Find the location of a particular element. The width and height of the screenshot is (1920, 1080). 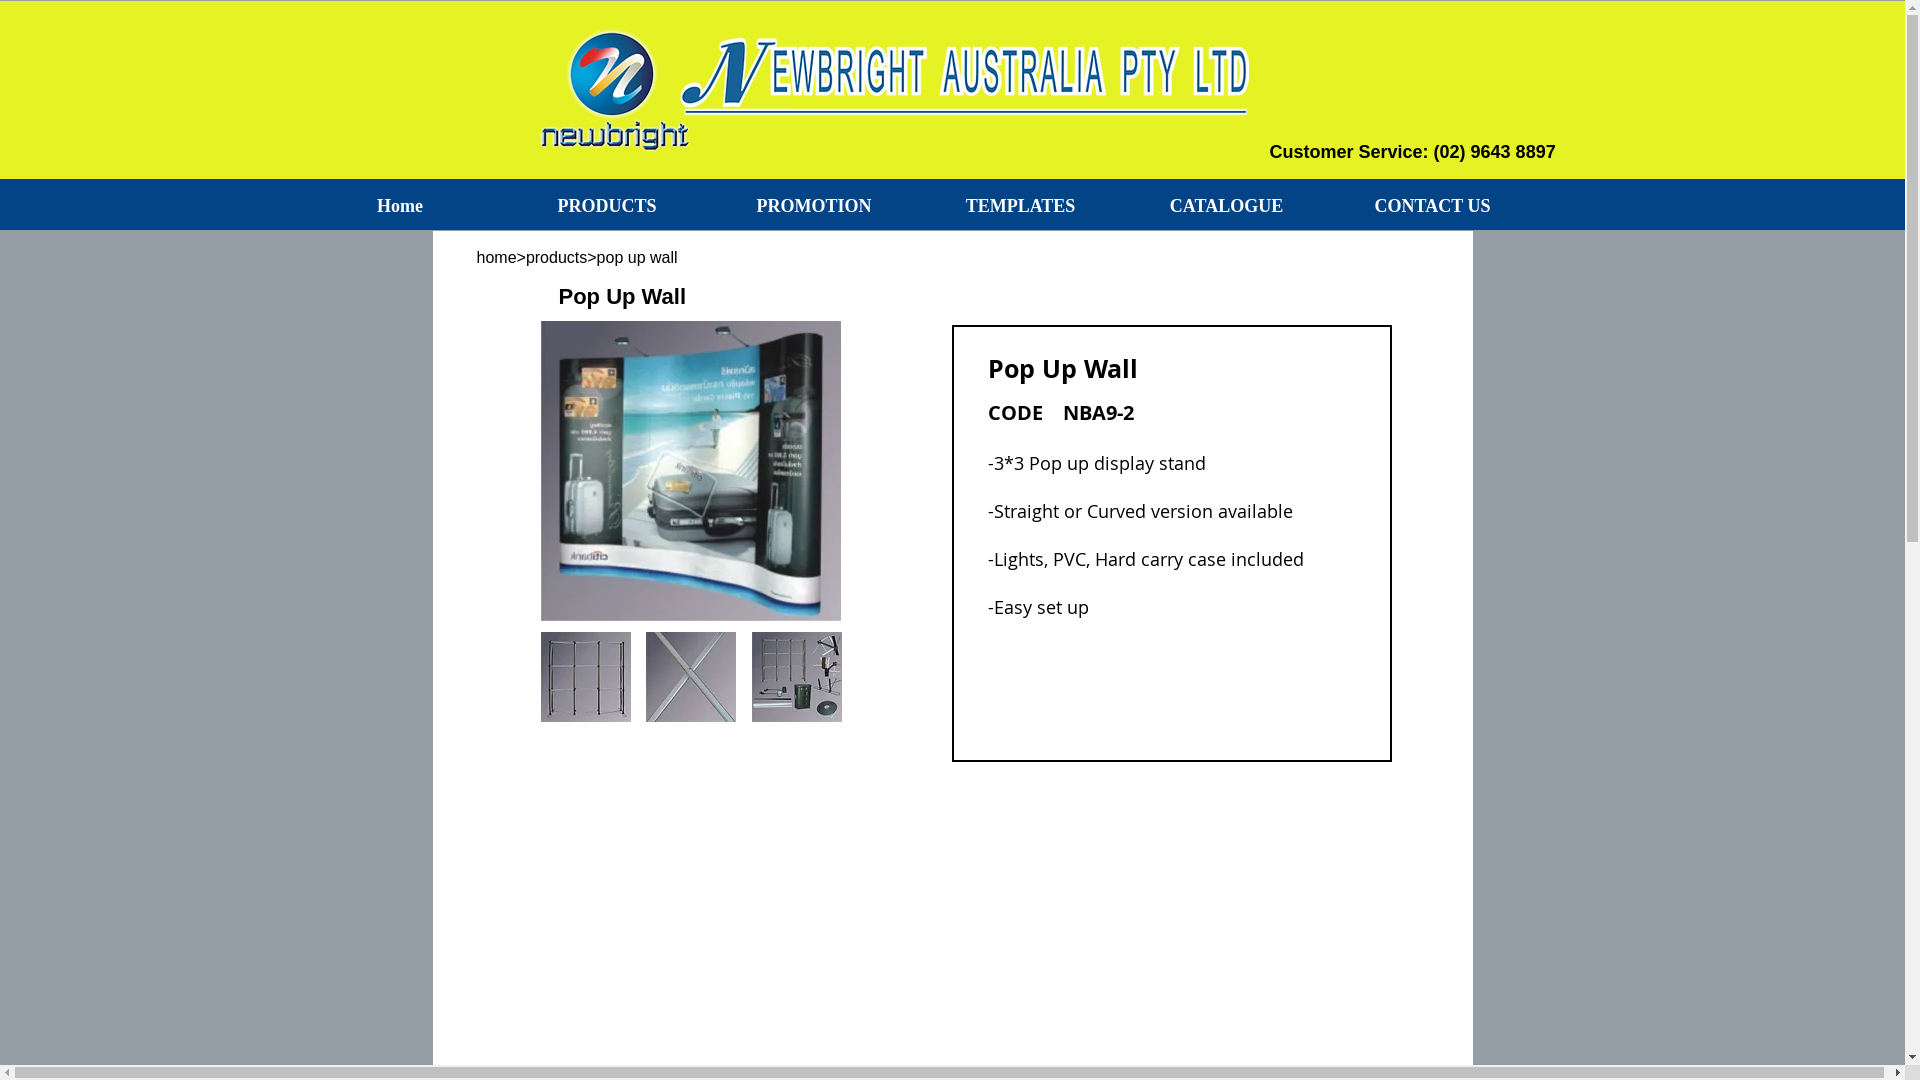

'CONTACT US' is located at coordinates (1329, 205).